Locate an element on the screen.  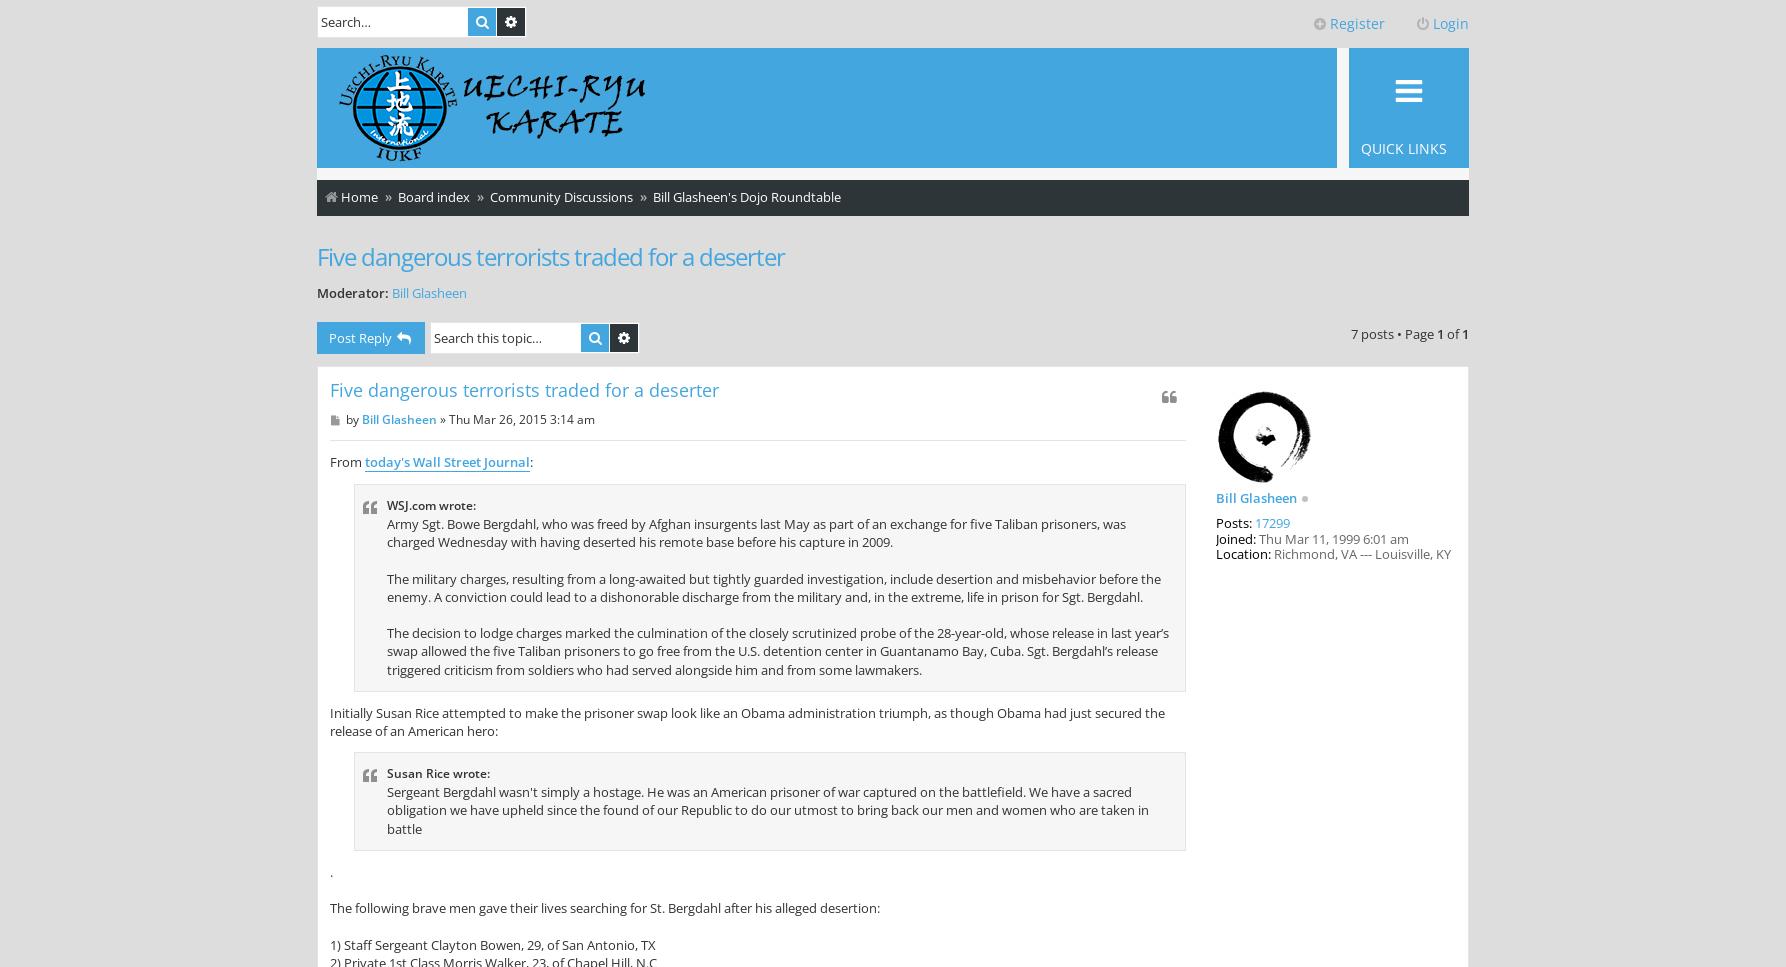
'Army Sgt. Bowe Bergdahl, who was freed by Afghan insurgents last May as part of an exchange for five Taliban prisoners, was charged Wednesday with having deserted his remote base before his capture in 2009.' is located at coordinates (755, 533).